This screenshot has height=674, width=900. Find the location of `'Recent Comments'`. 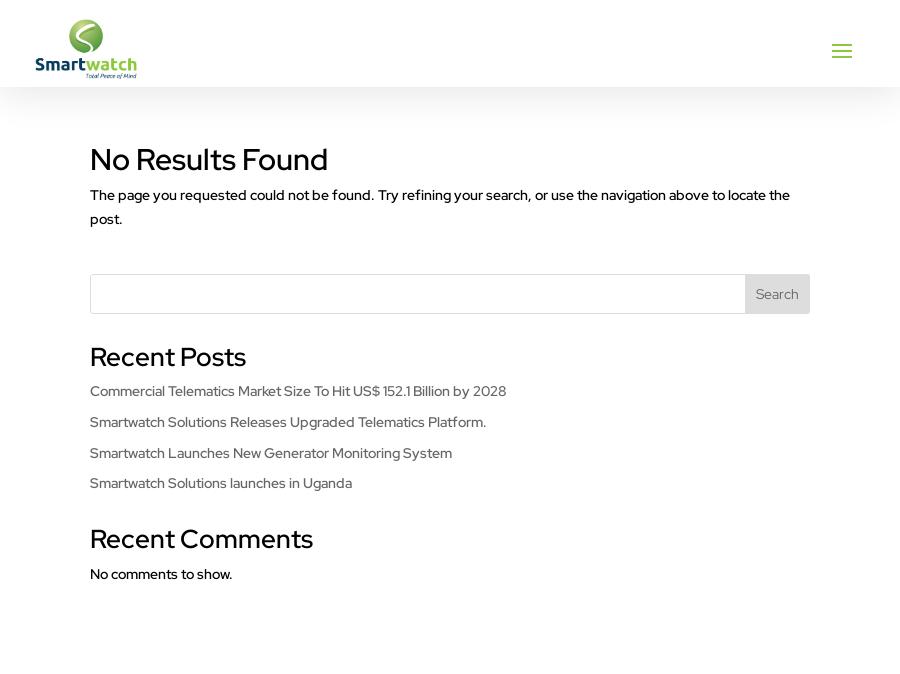

'Recent Comments' is located at coordinates (201, 538).